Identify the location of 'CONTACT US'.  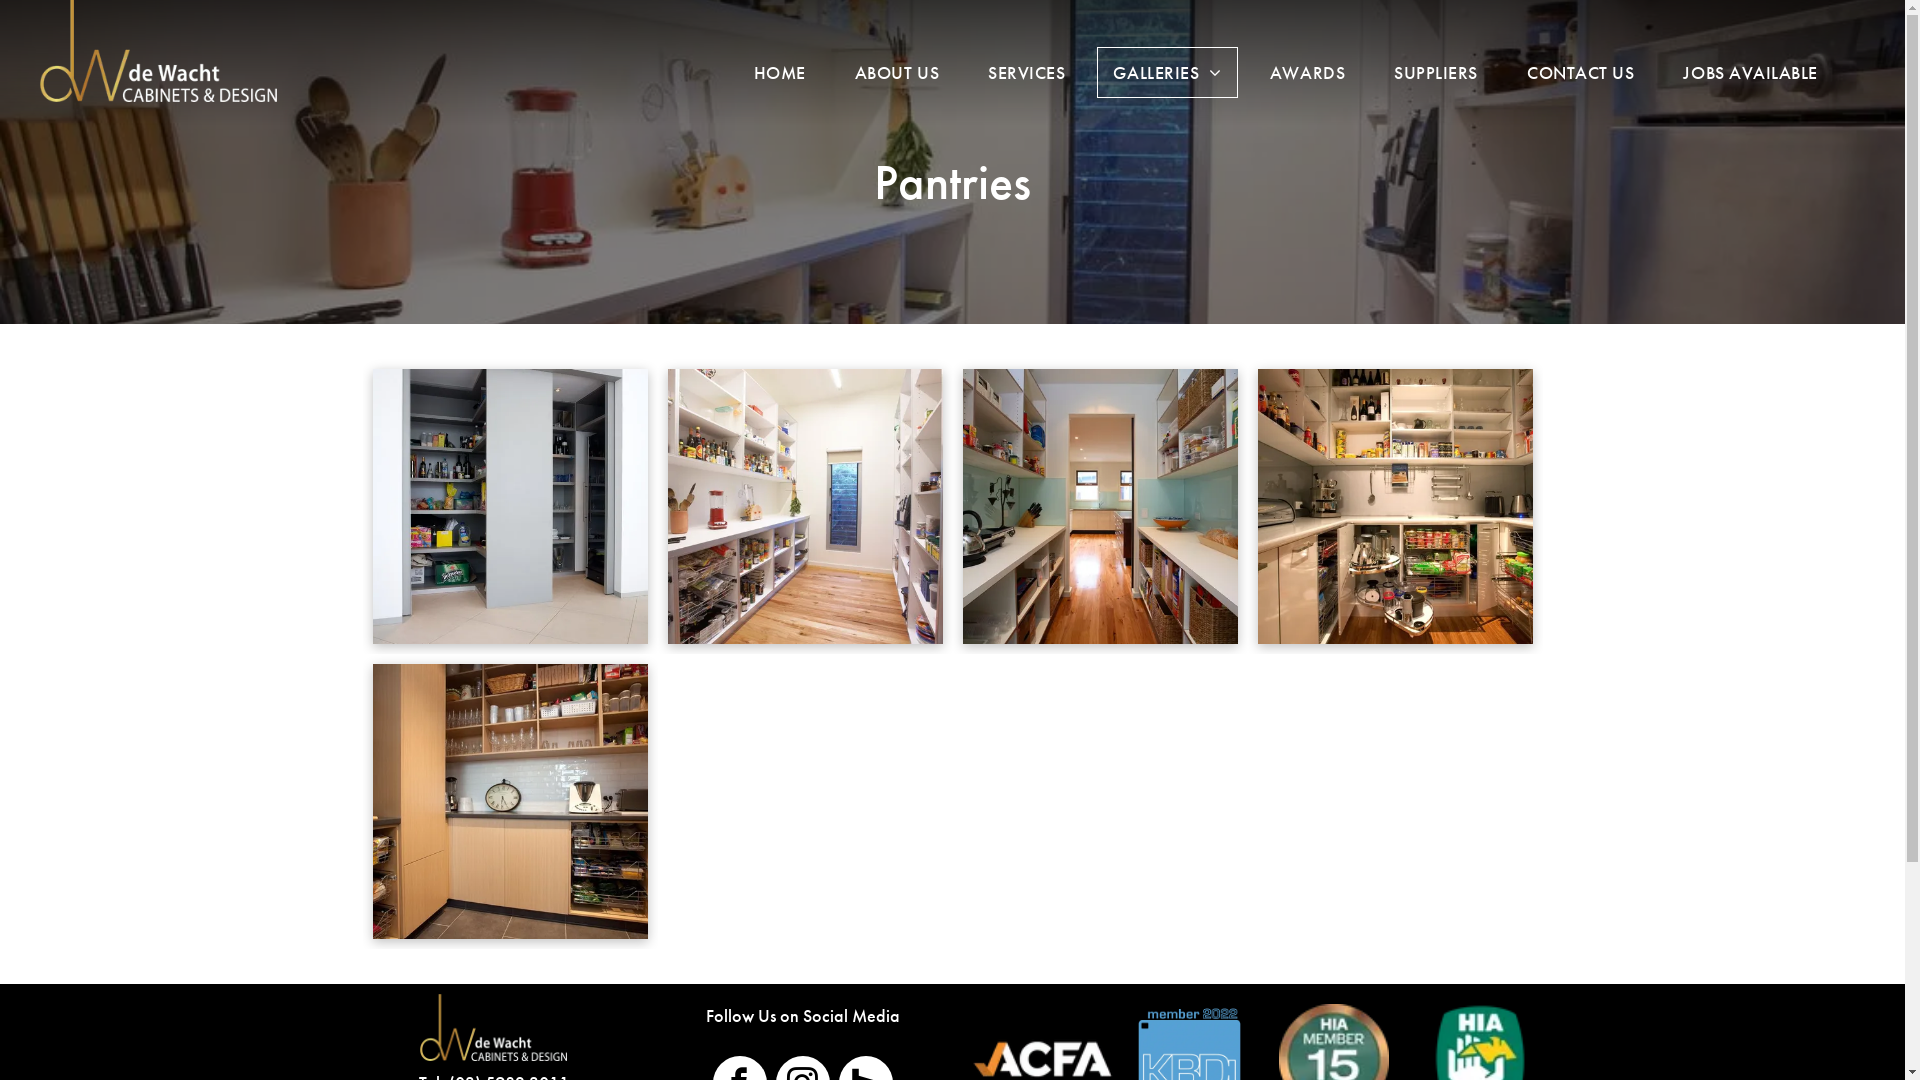
(1579, 71).